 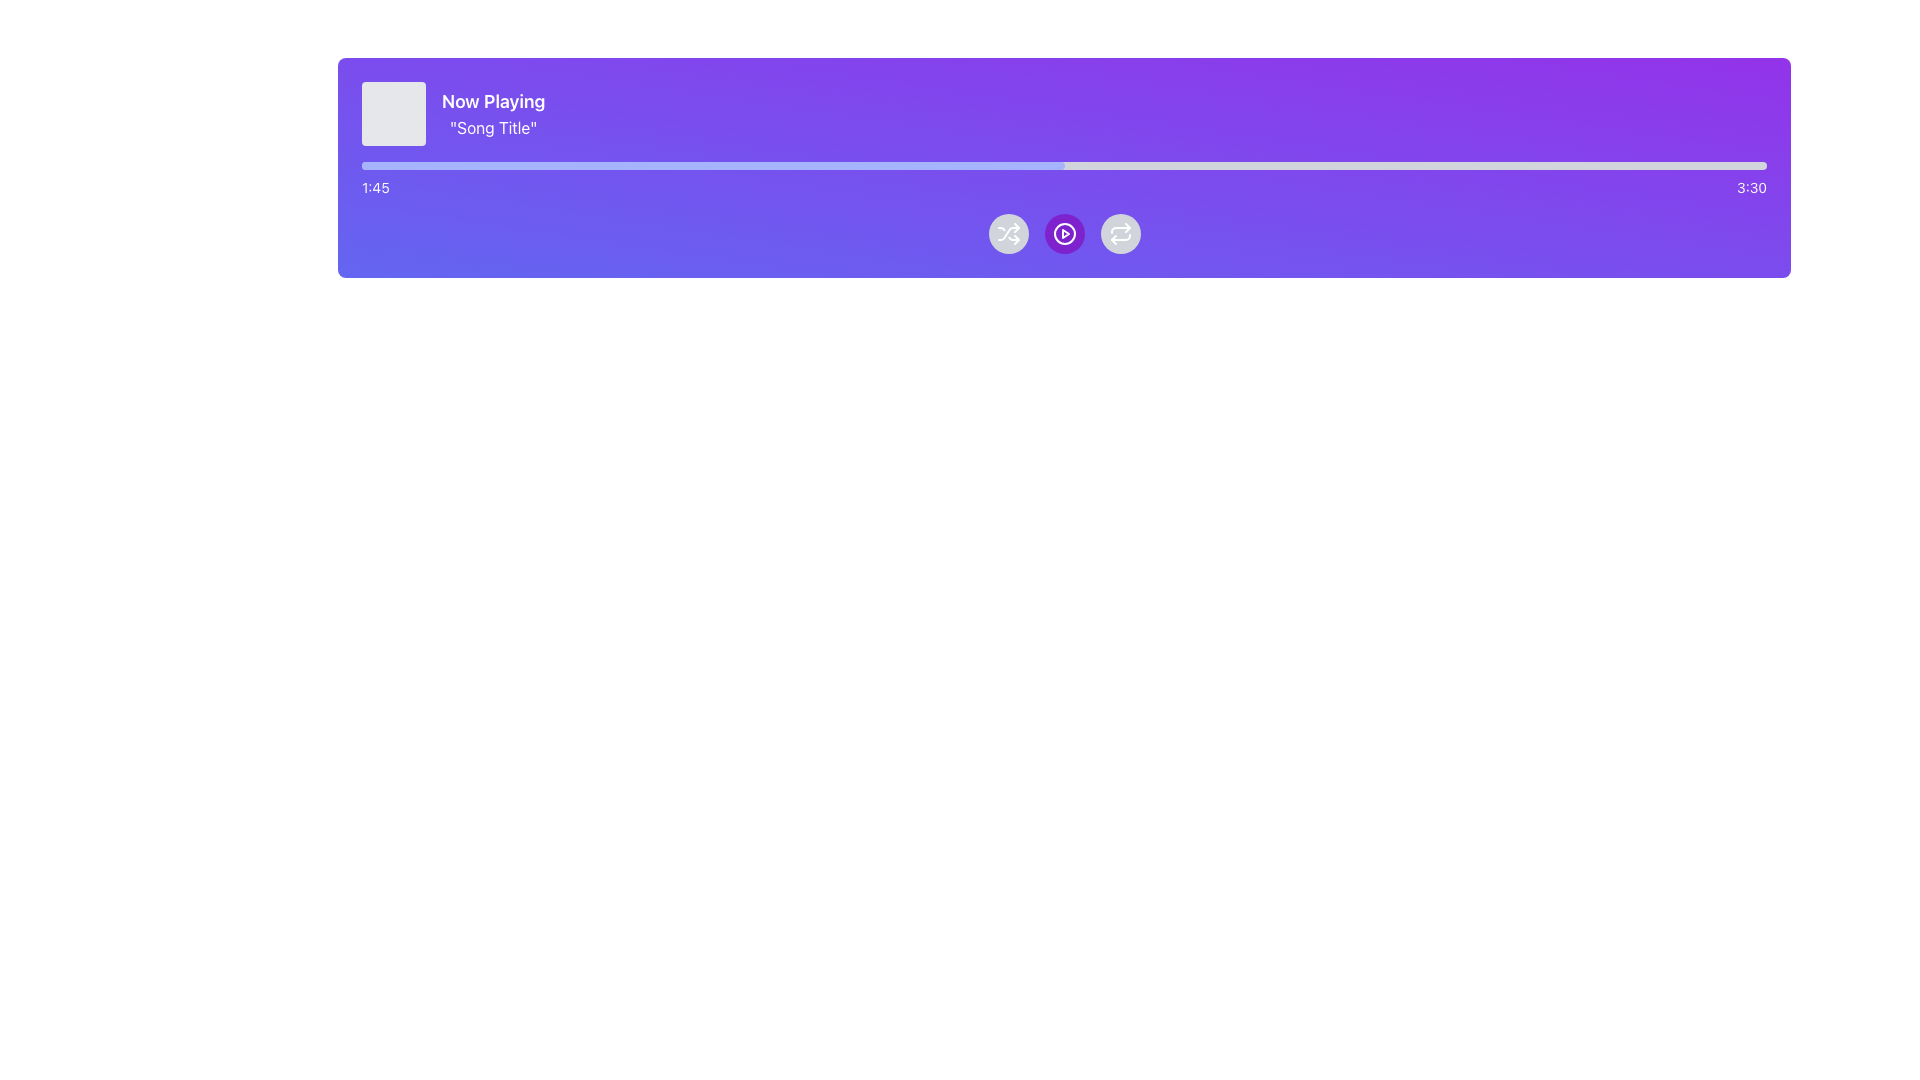 What do you see at coordinates (768, 164) in the screenshot?
I see `playback progress` at bounding box center [768, 164].